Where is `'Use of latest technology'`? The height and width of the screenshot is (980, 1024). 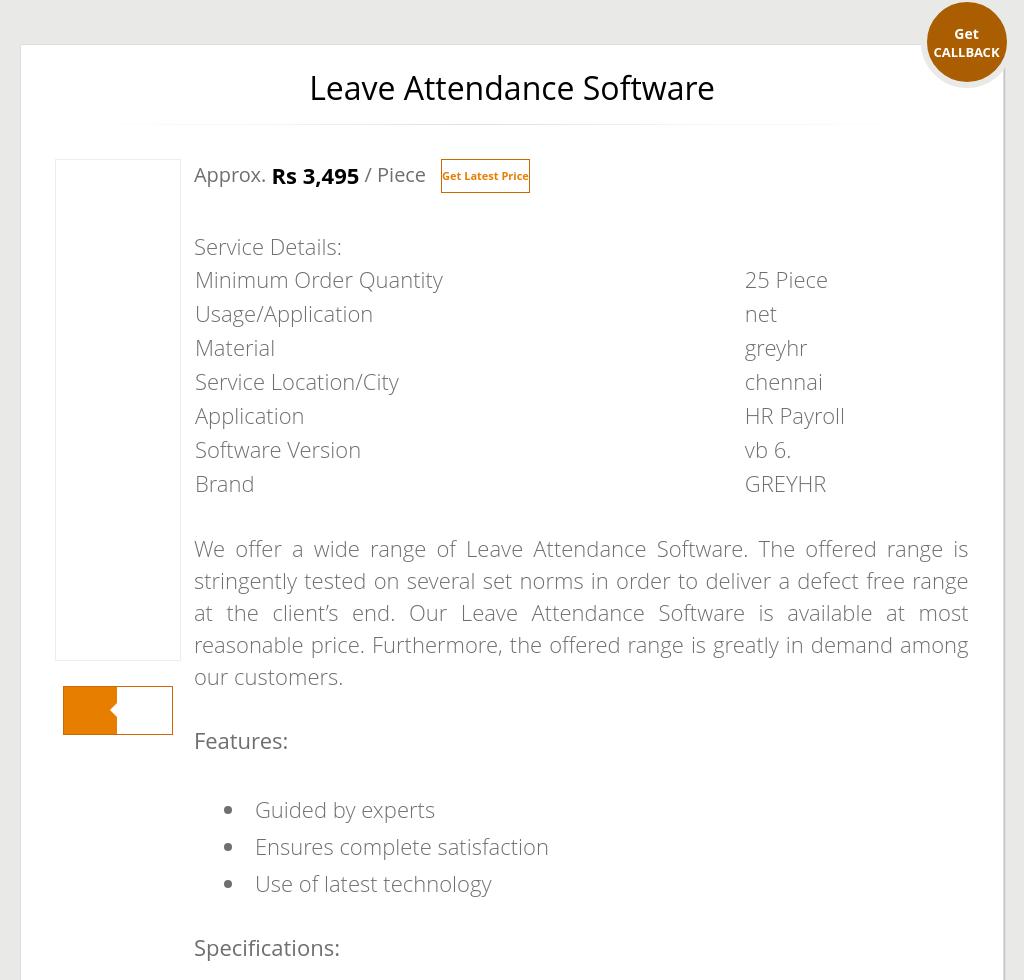
'Use of latest technology' is located at coordinates (252, 882).